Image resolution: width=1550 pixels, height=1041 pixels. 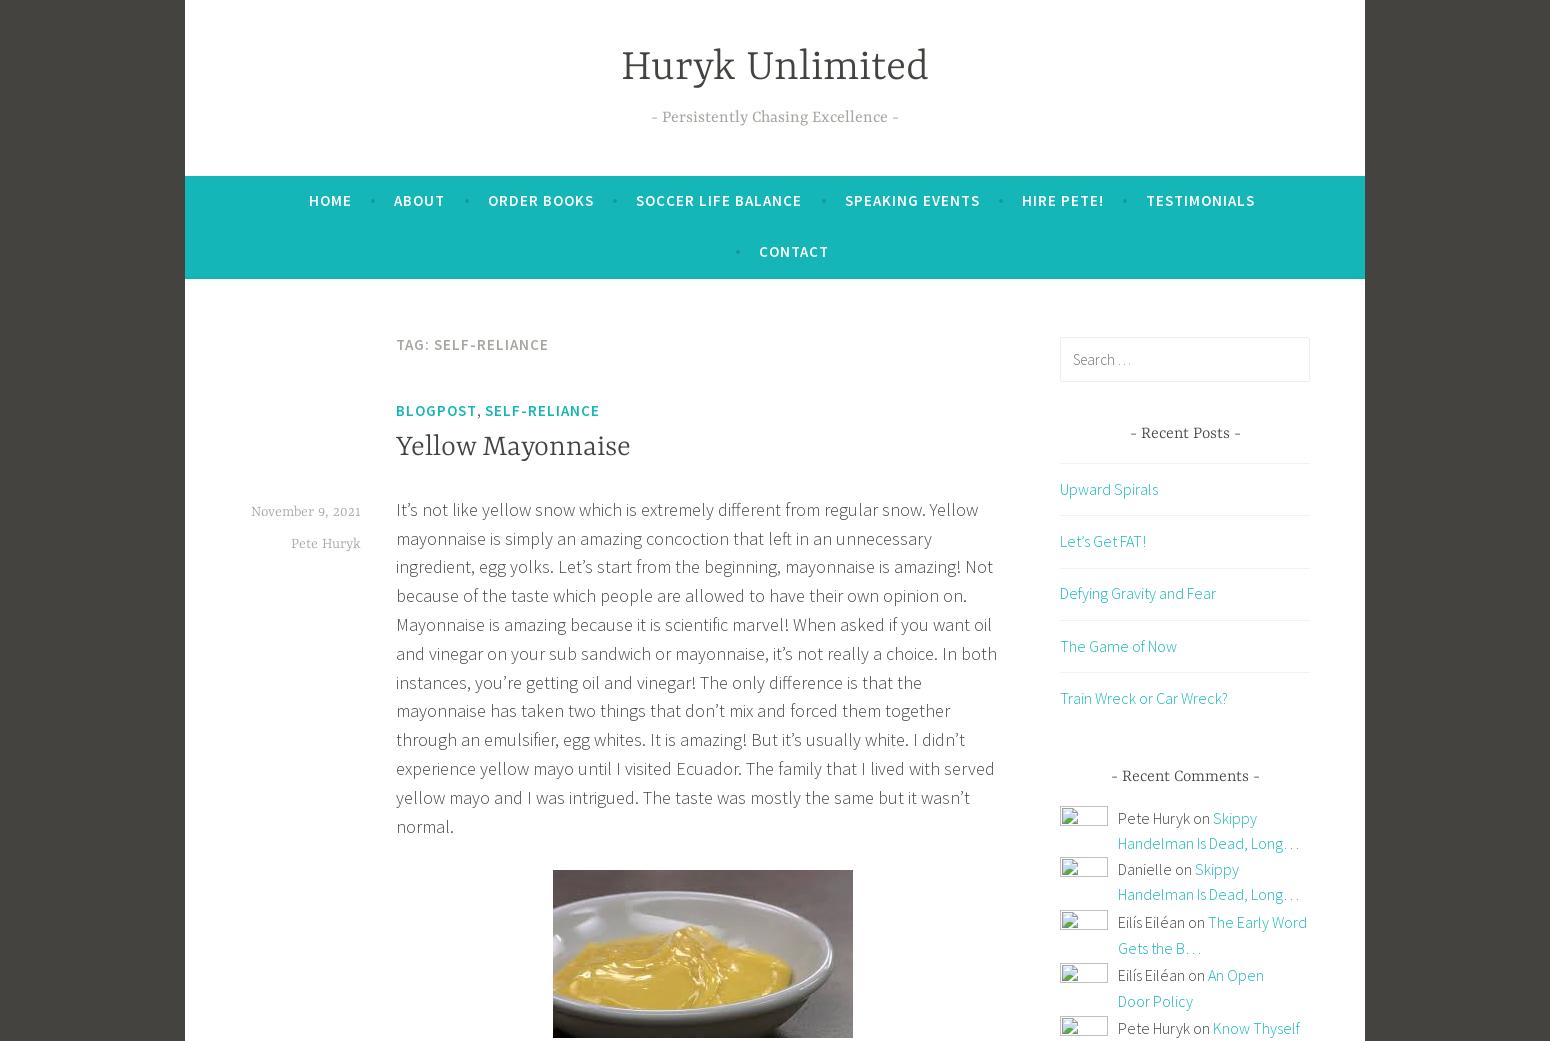 What do you see at coordinates (436, 410) in the screenshot?
I see `'Blogpost'` at bounding box center [436, 410].